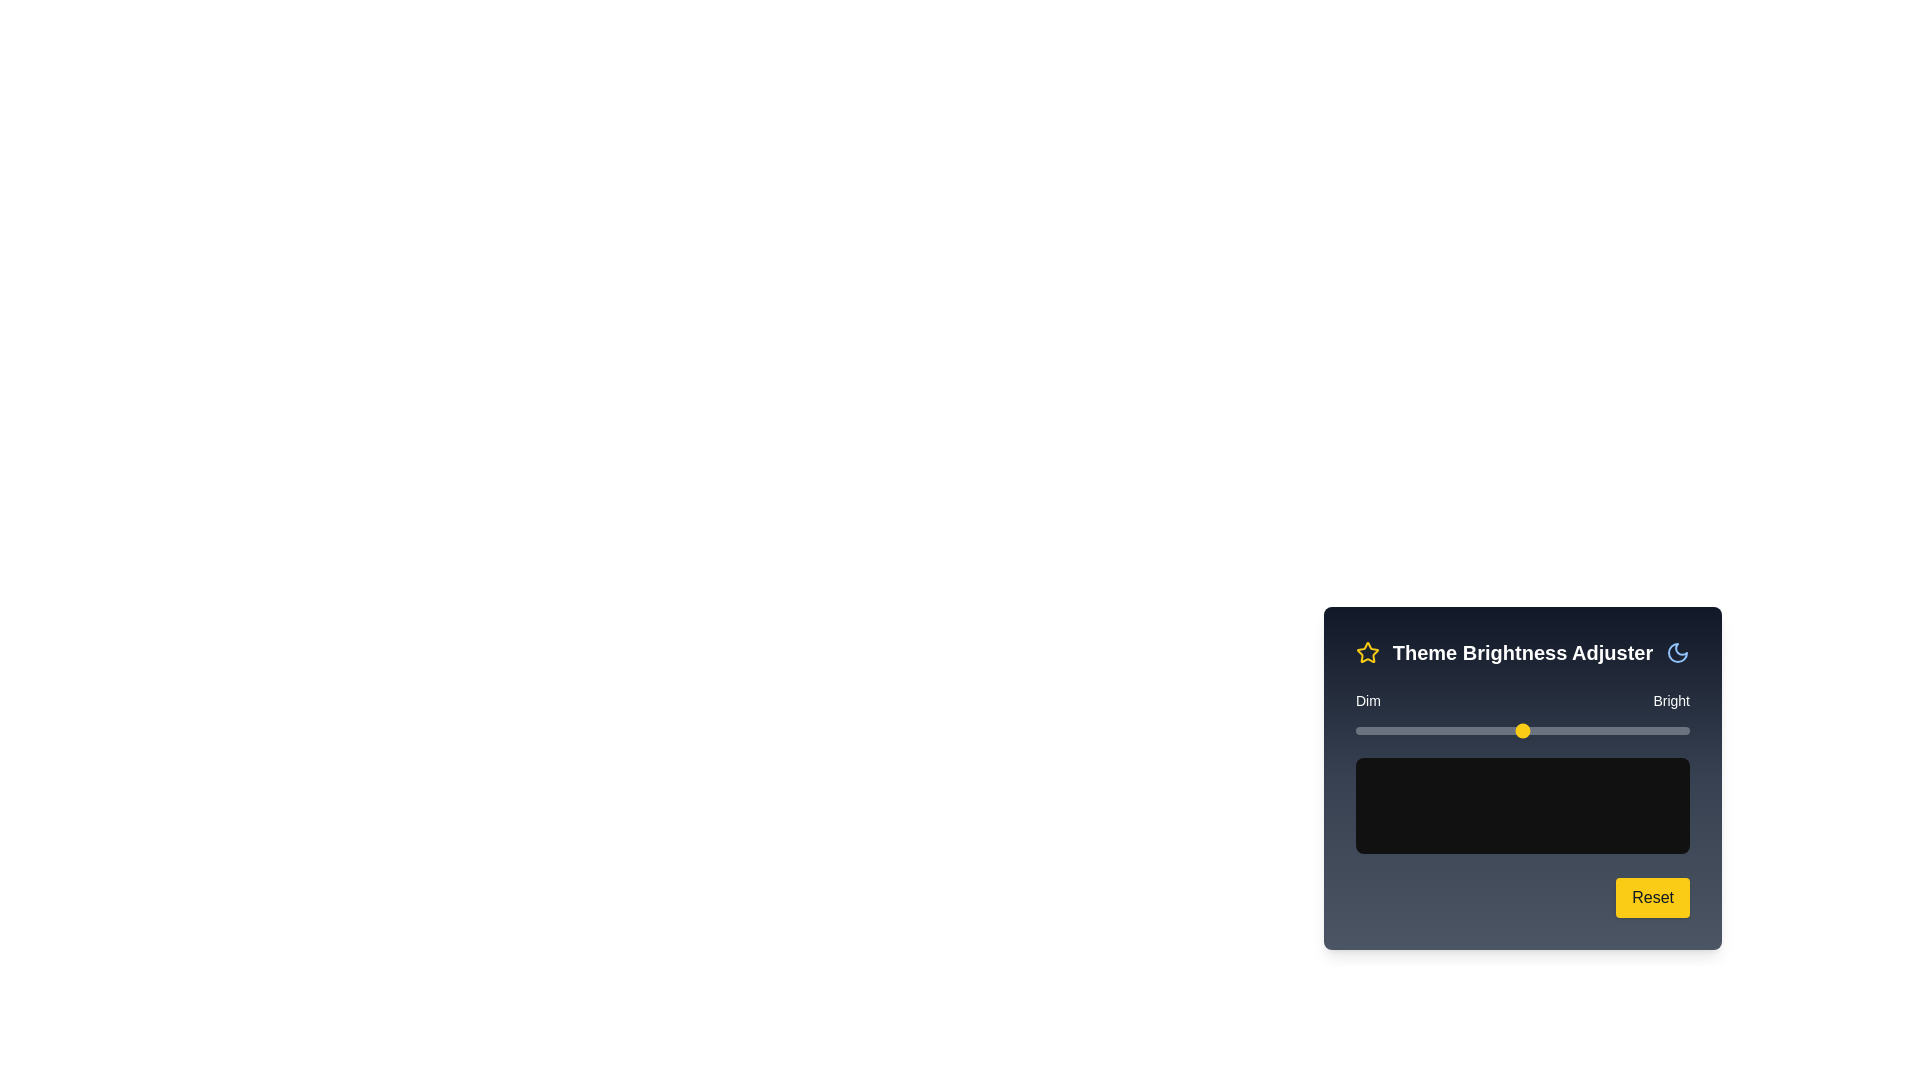 This screenshot has width=1920, height=1080. What do you see at coordinates (1673, 731) in the screenshot?
I see `the brightness slider to set the brightness to 95%` at bounding box center [1673, 731].